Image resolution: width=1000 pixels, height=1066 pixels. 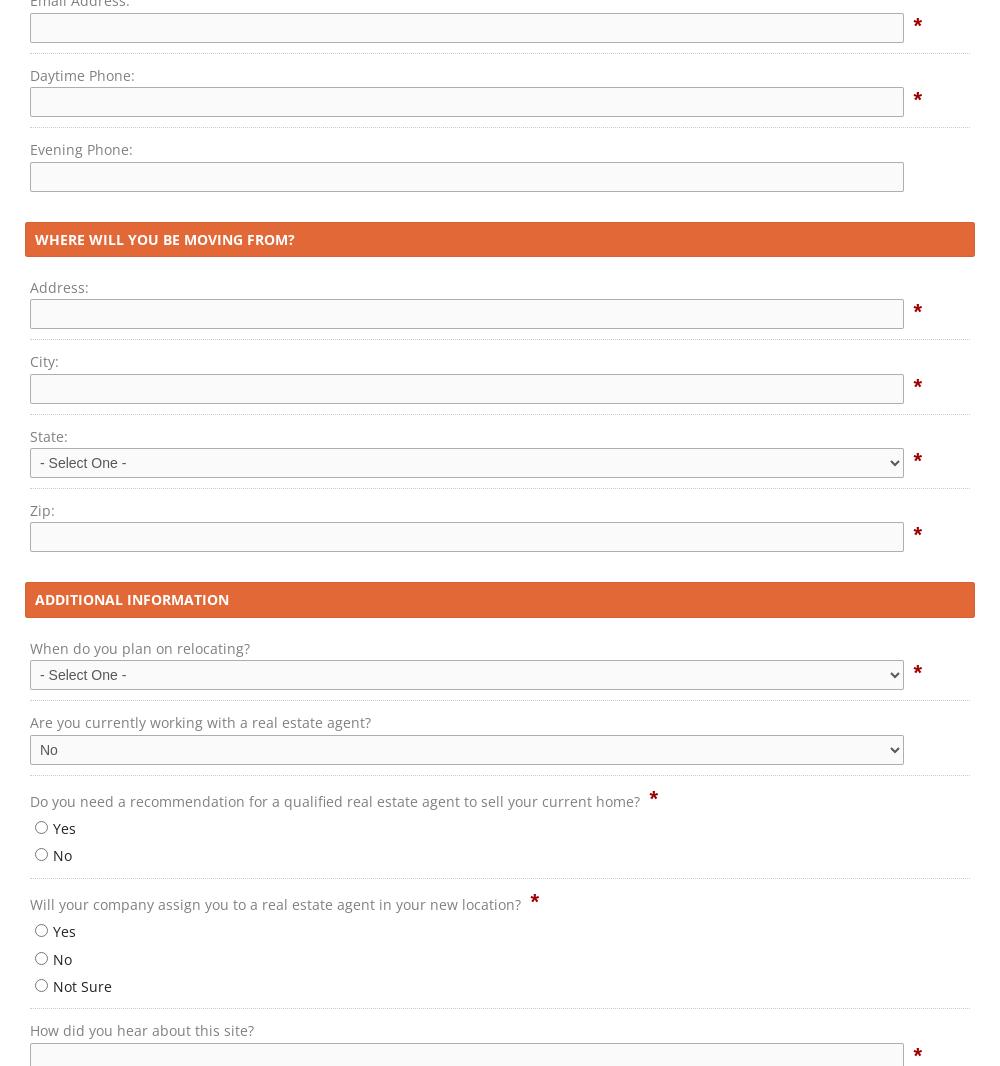 I want to click on 'Zip:', so click(x=42, y=510).